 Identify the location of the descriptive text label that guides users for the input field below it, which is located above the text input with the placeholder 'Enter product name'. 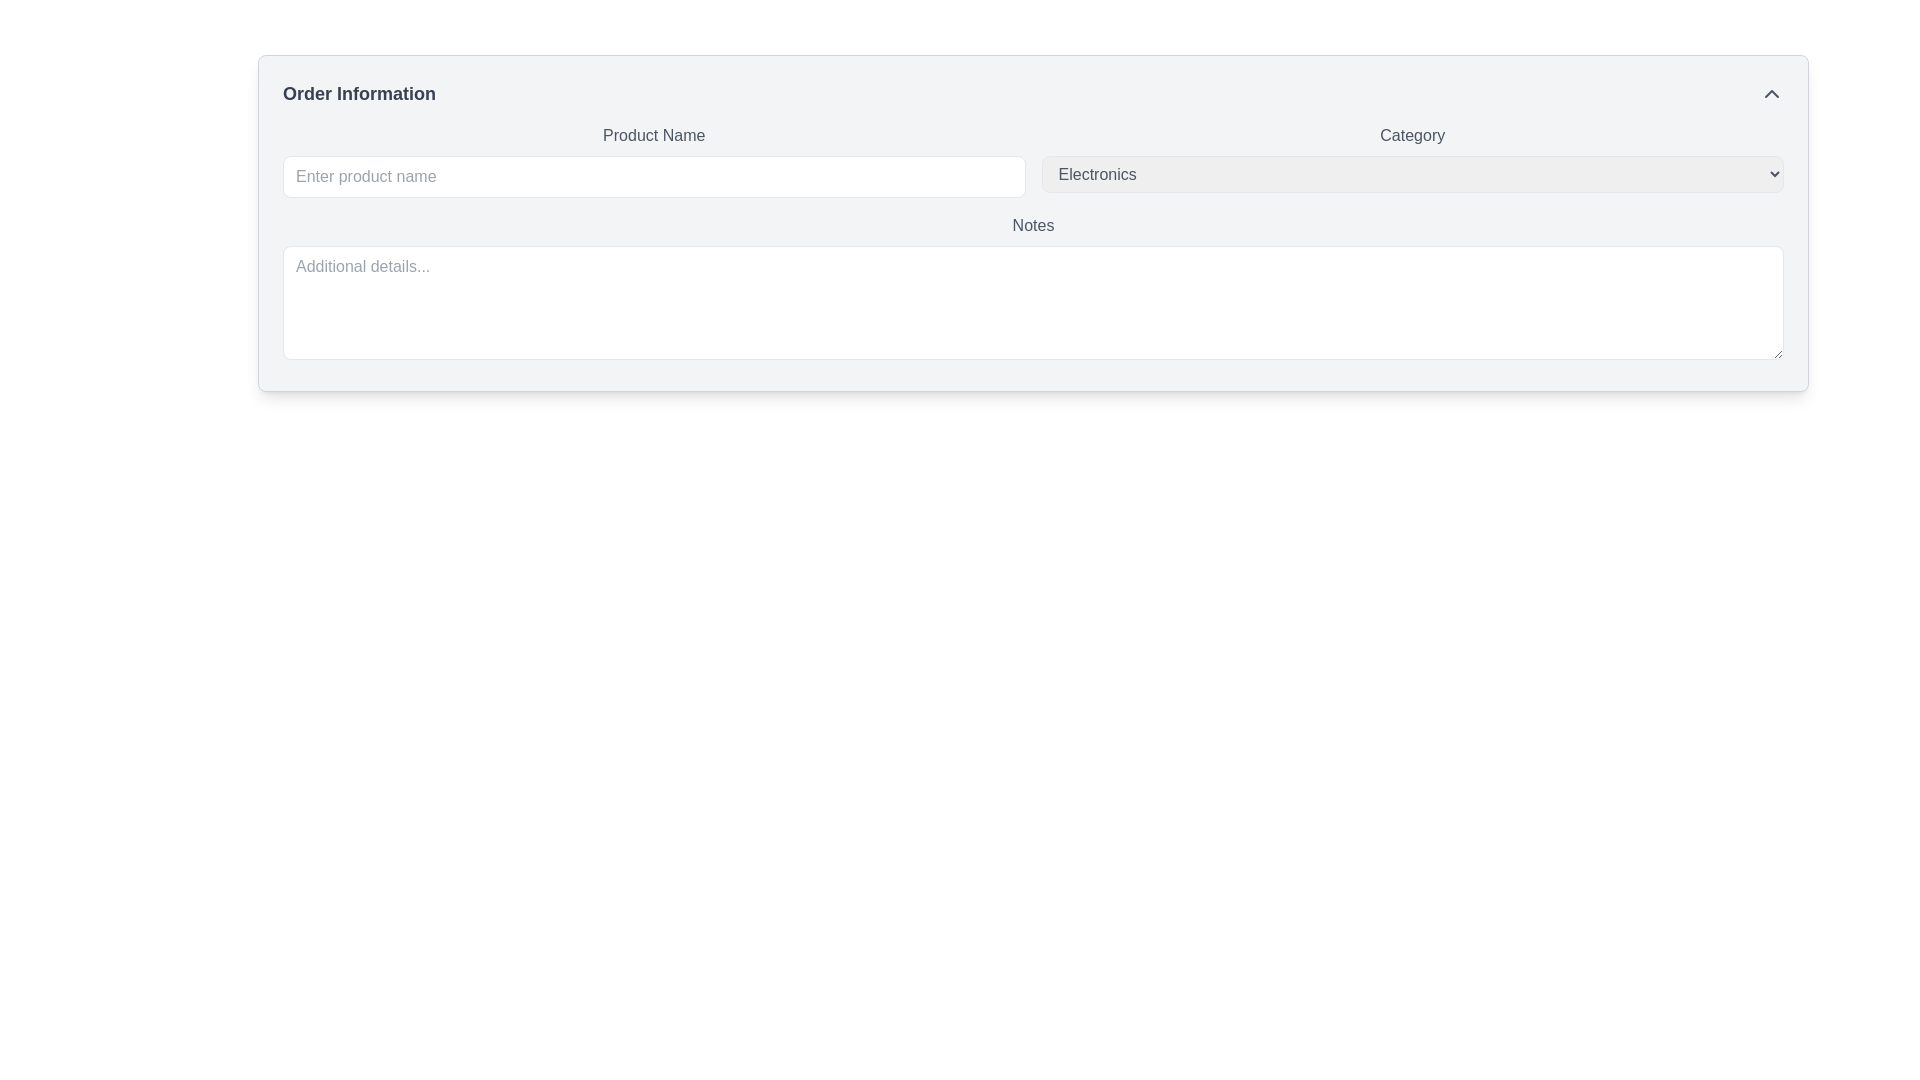
(654, 135).